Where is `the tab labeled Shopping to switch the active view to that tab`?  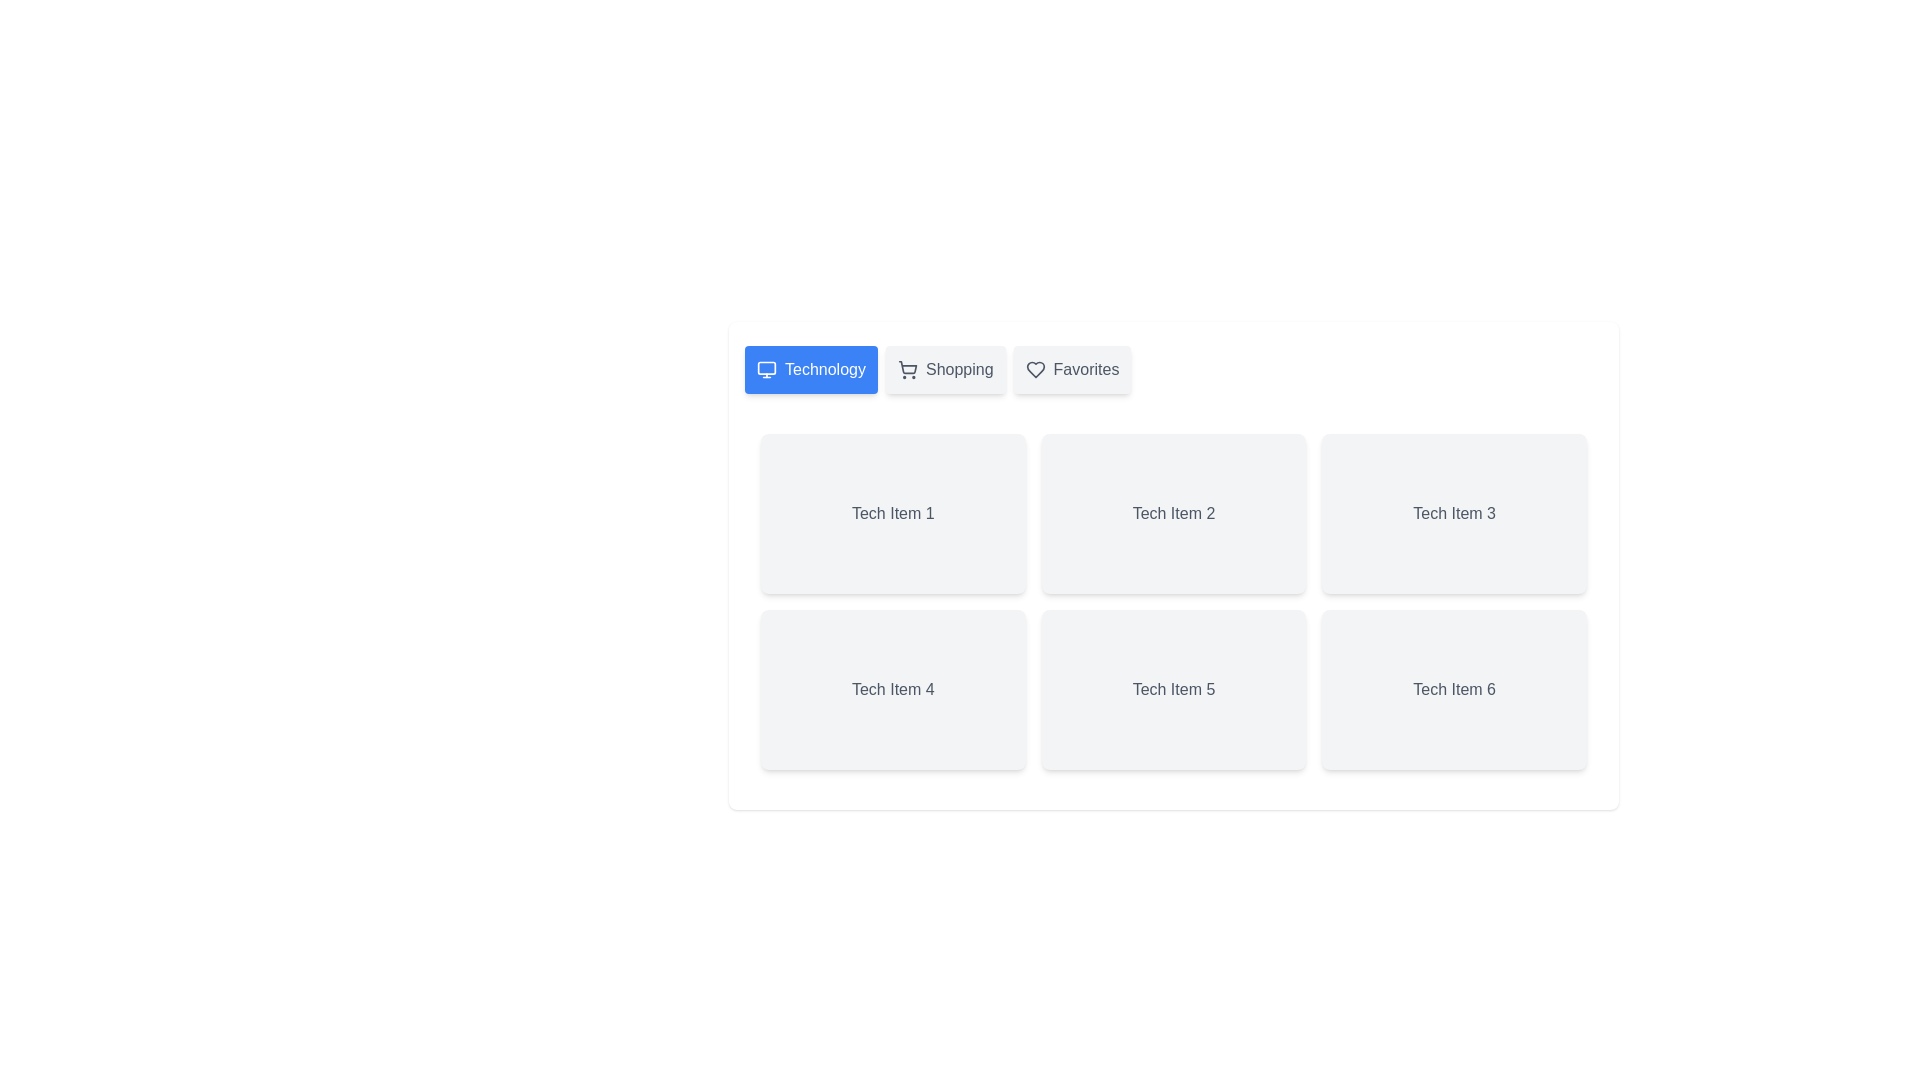 the tab labeled Shopping to switch the active view to that tab is located at coordinates (944, 370).